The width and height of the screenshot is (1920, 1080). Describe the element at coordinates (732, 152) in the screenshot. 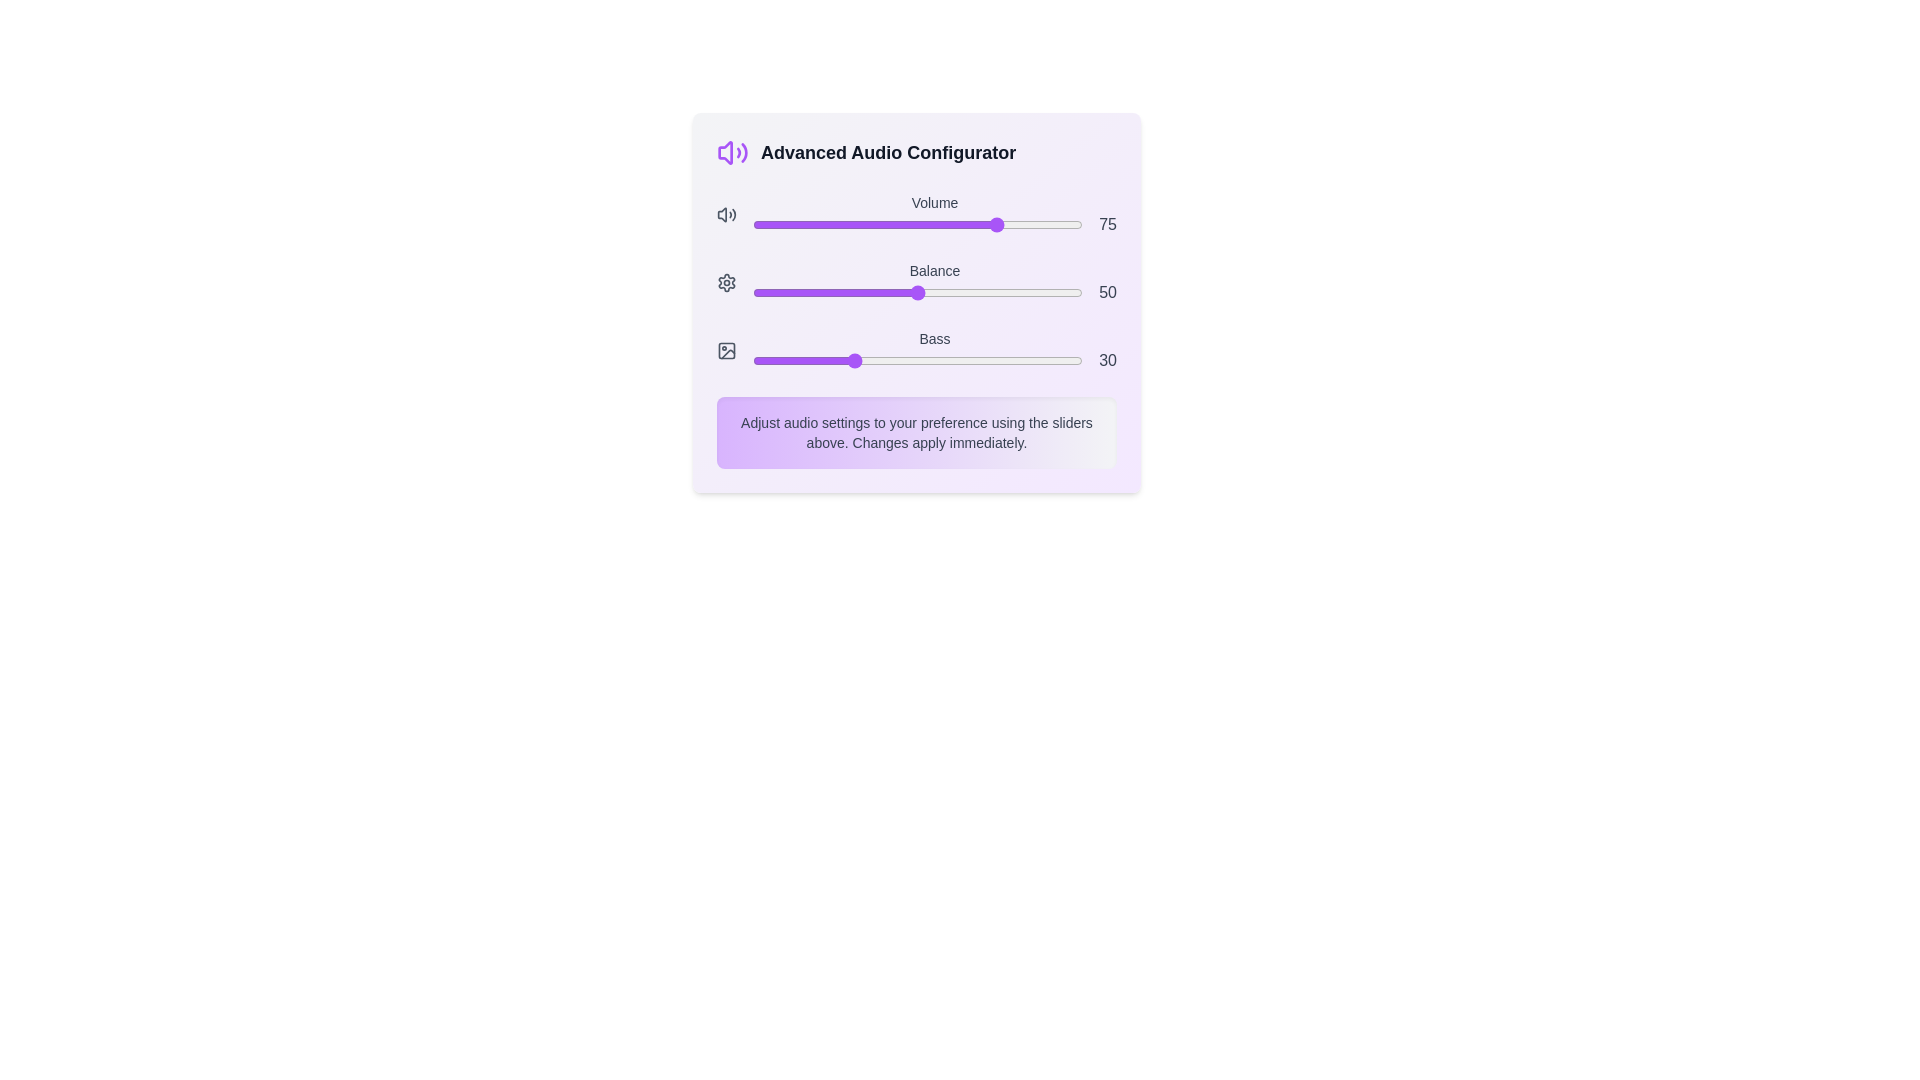

I see `the icon representing the Volume feature` at that location.